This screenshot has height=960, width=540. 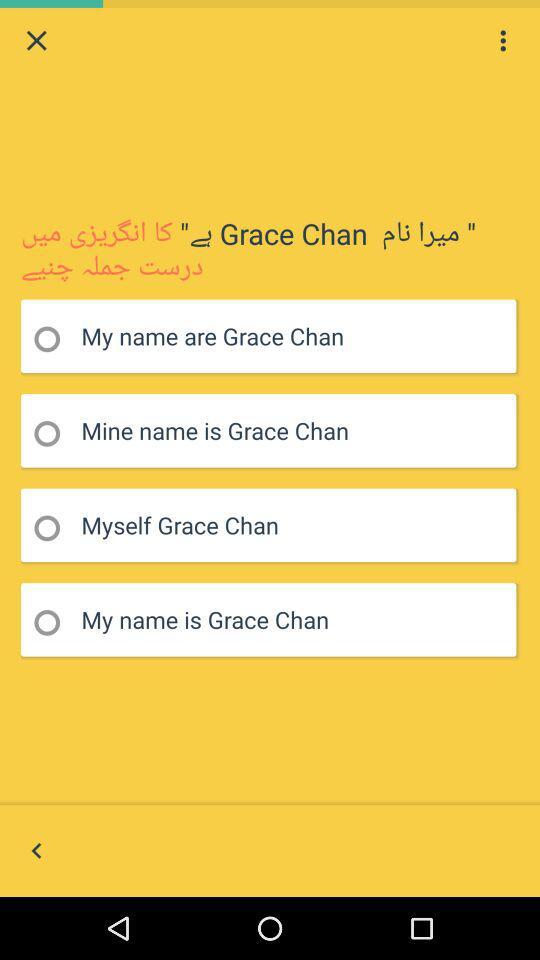 What do you see at coordinates (36, 42) in the screenshot?
I see `the close icon` at bounding box center [36, 42].